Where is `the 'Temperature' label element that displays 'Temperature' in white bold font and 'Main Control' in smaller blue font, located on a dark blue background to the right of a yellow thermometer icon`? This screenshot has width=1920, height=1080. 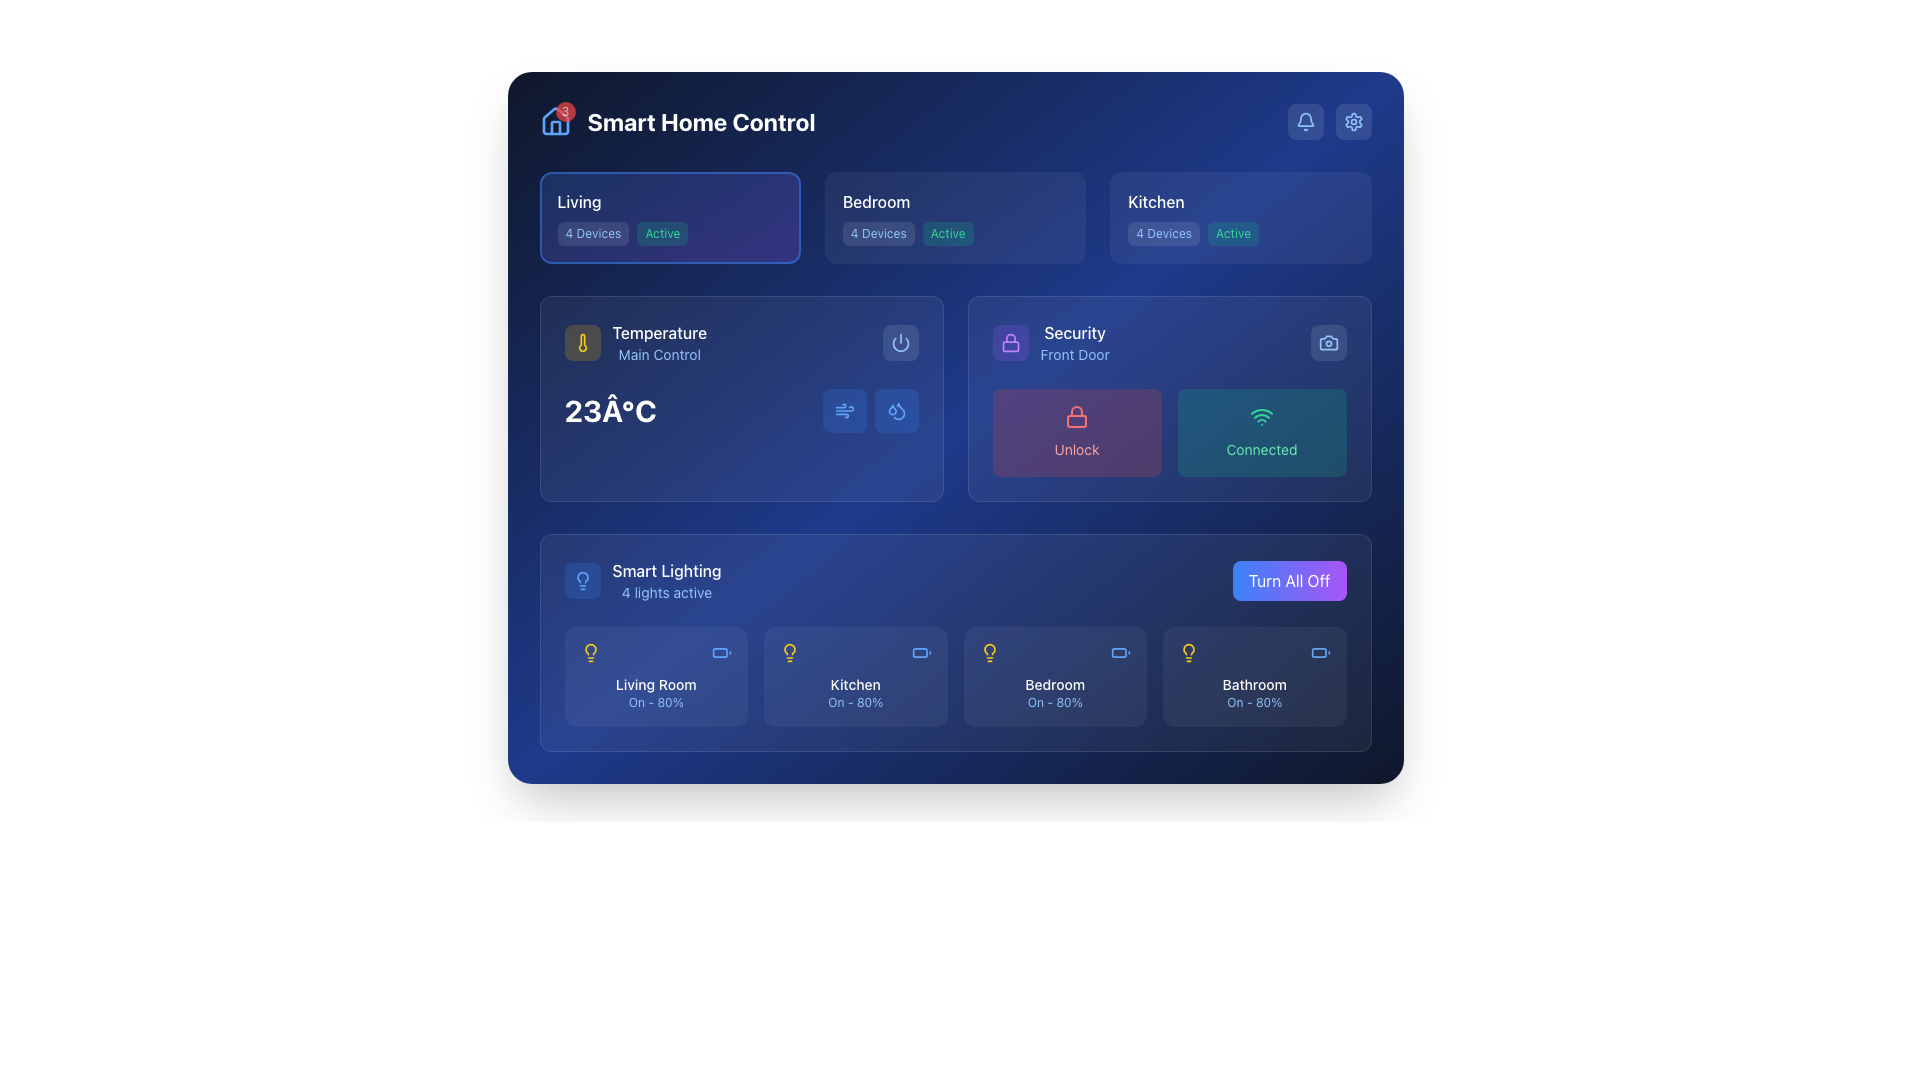 the 'Temperature' label element that displays 'Temperature' in white bold font and 'Main Control' in smaller blue font, located on a dark blue background to the right of a yellow thermometer icon is located at coordinates (659, 342).